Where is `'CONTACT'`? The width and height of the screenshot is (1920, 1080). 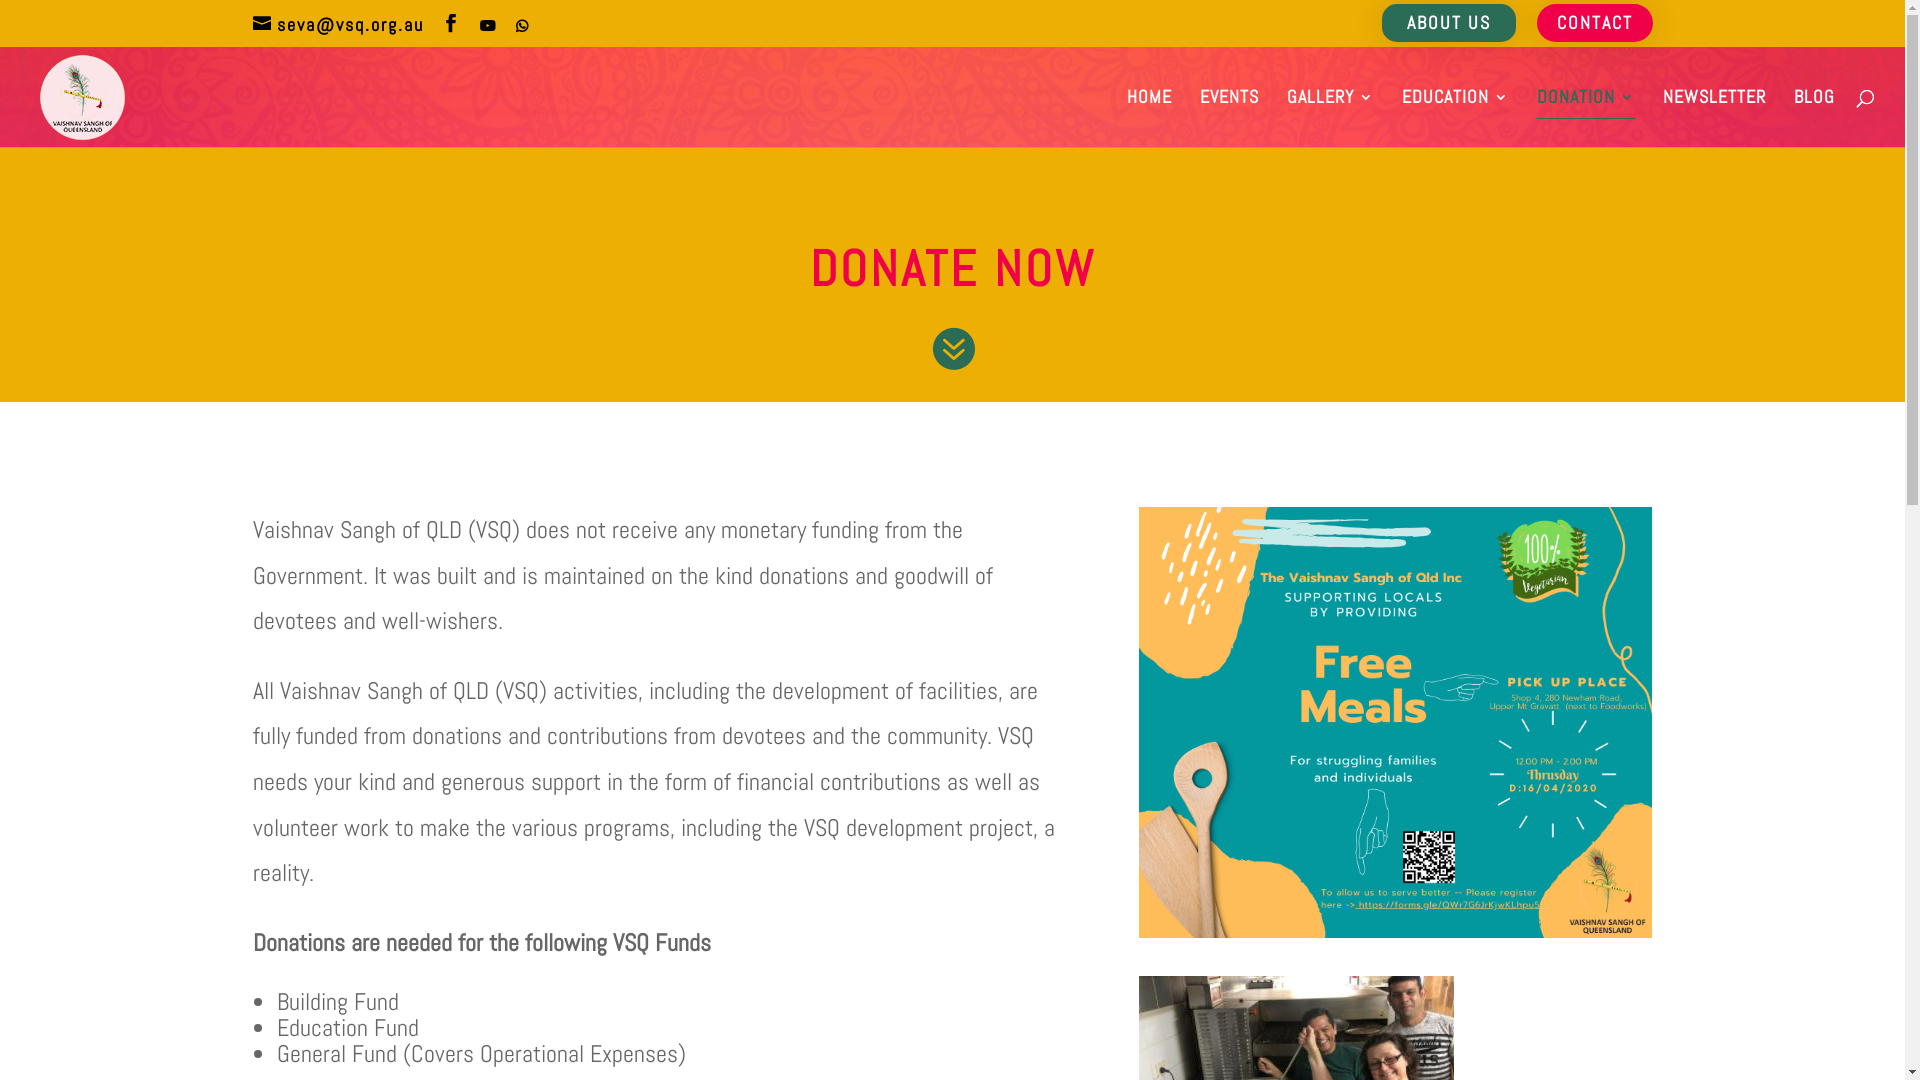 'CONTACT' is located at coordinates (1592, 23).